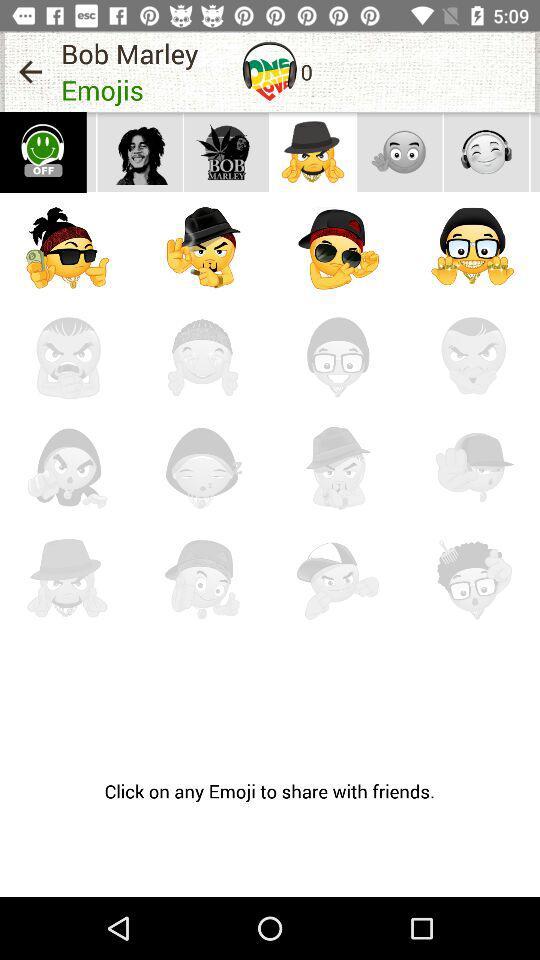 Image resolution: width=540 pixels, height=960 pixels. I want to click on item to the left of the bob marley icon, so click(29, 71).